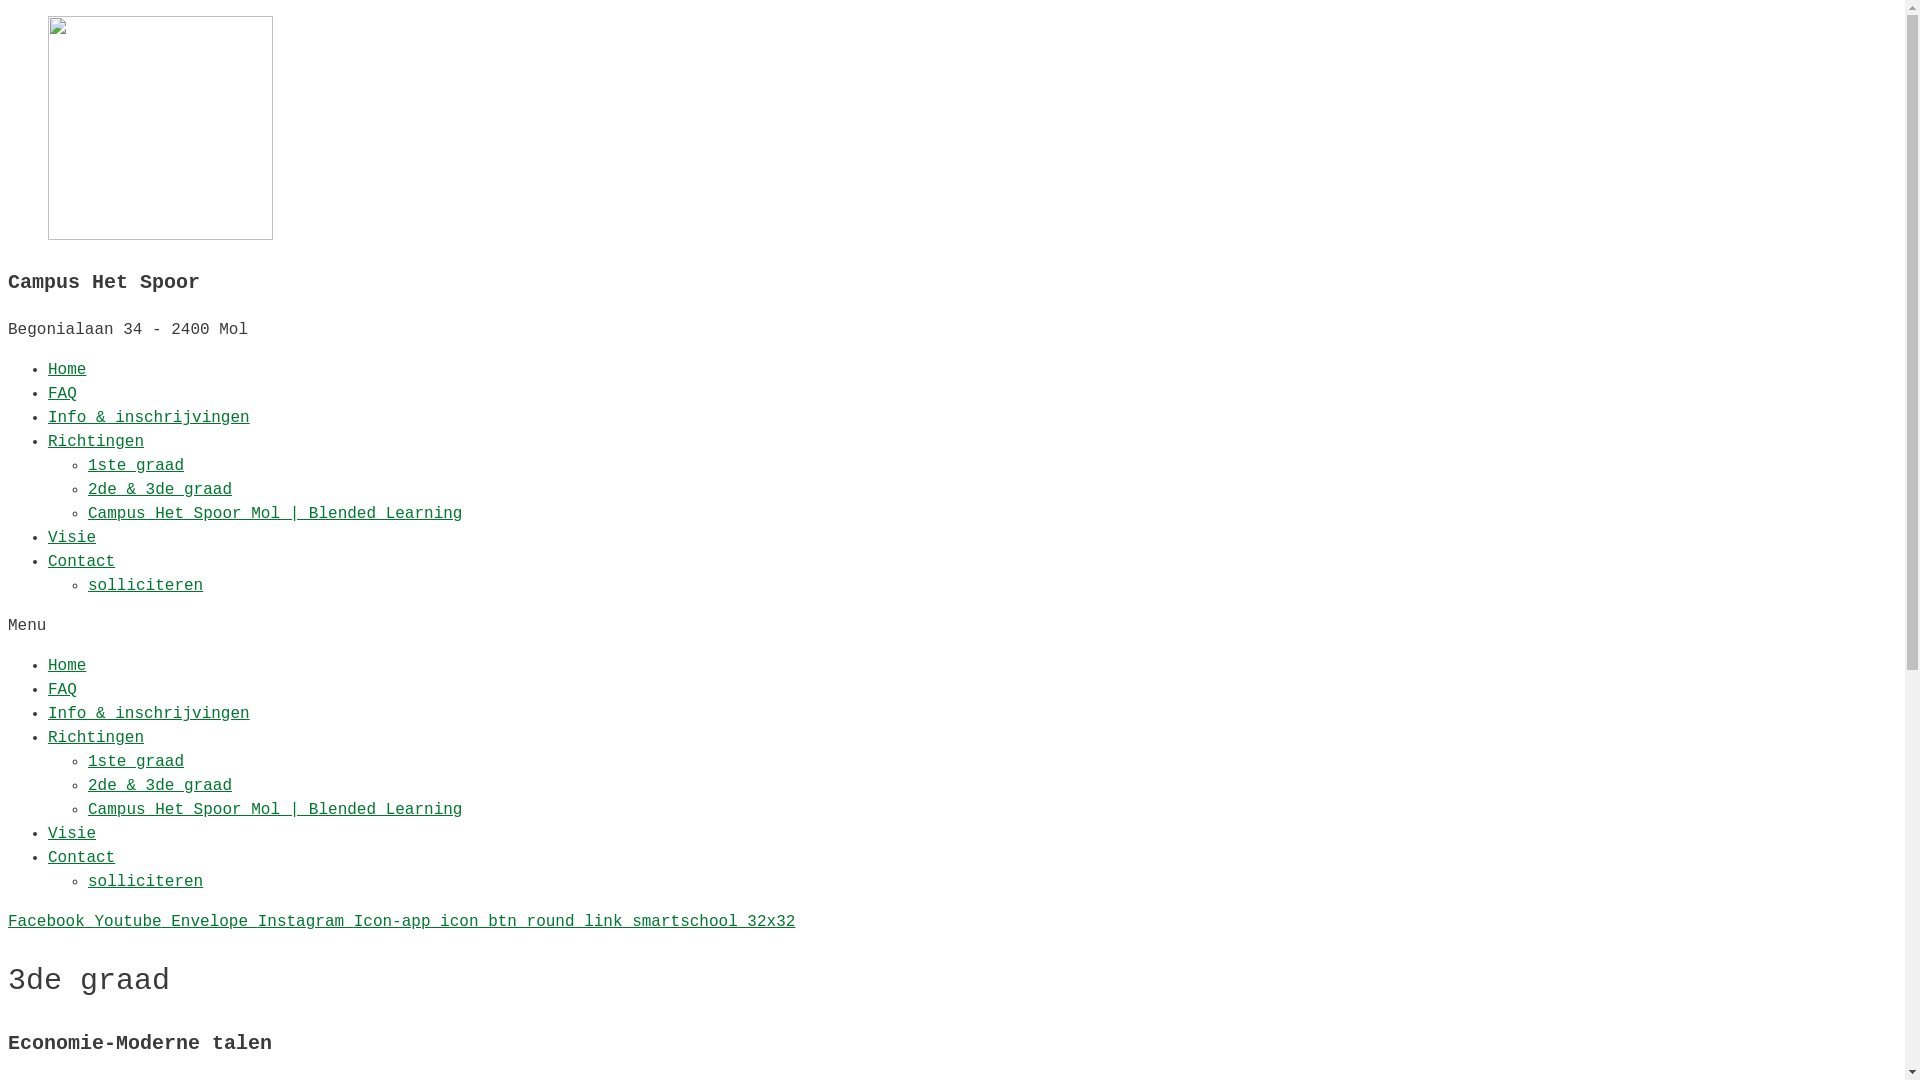 The image size is (1920, 1080). I want to click on 'Home', so click(67, 370).